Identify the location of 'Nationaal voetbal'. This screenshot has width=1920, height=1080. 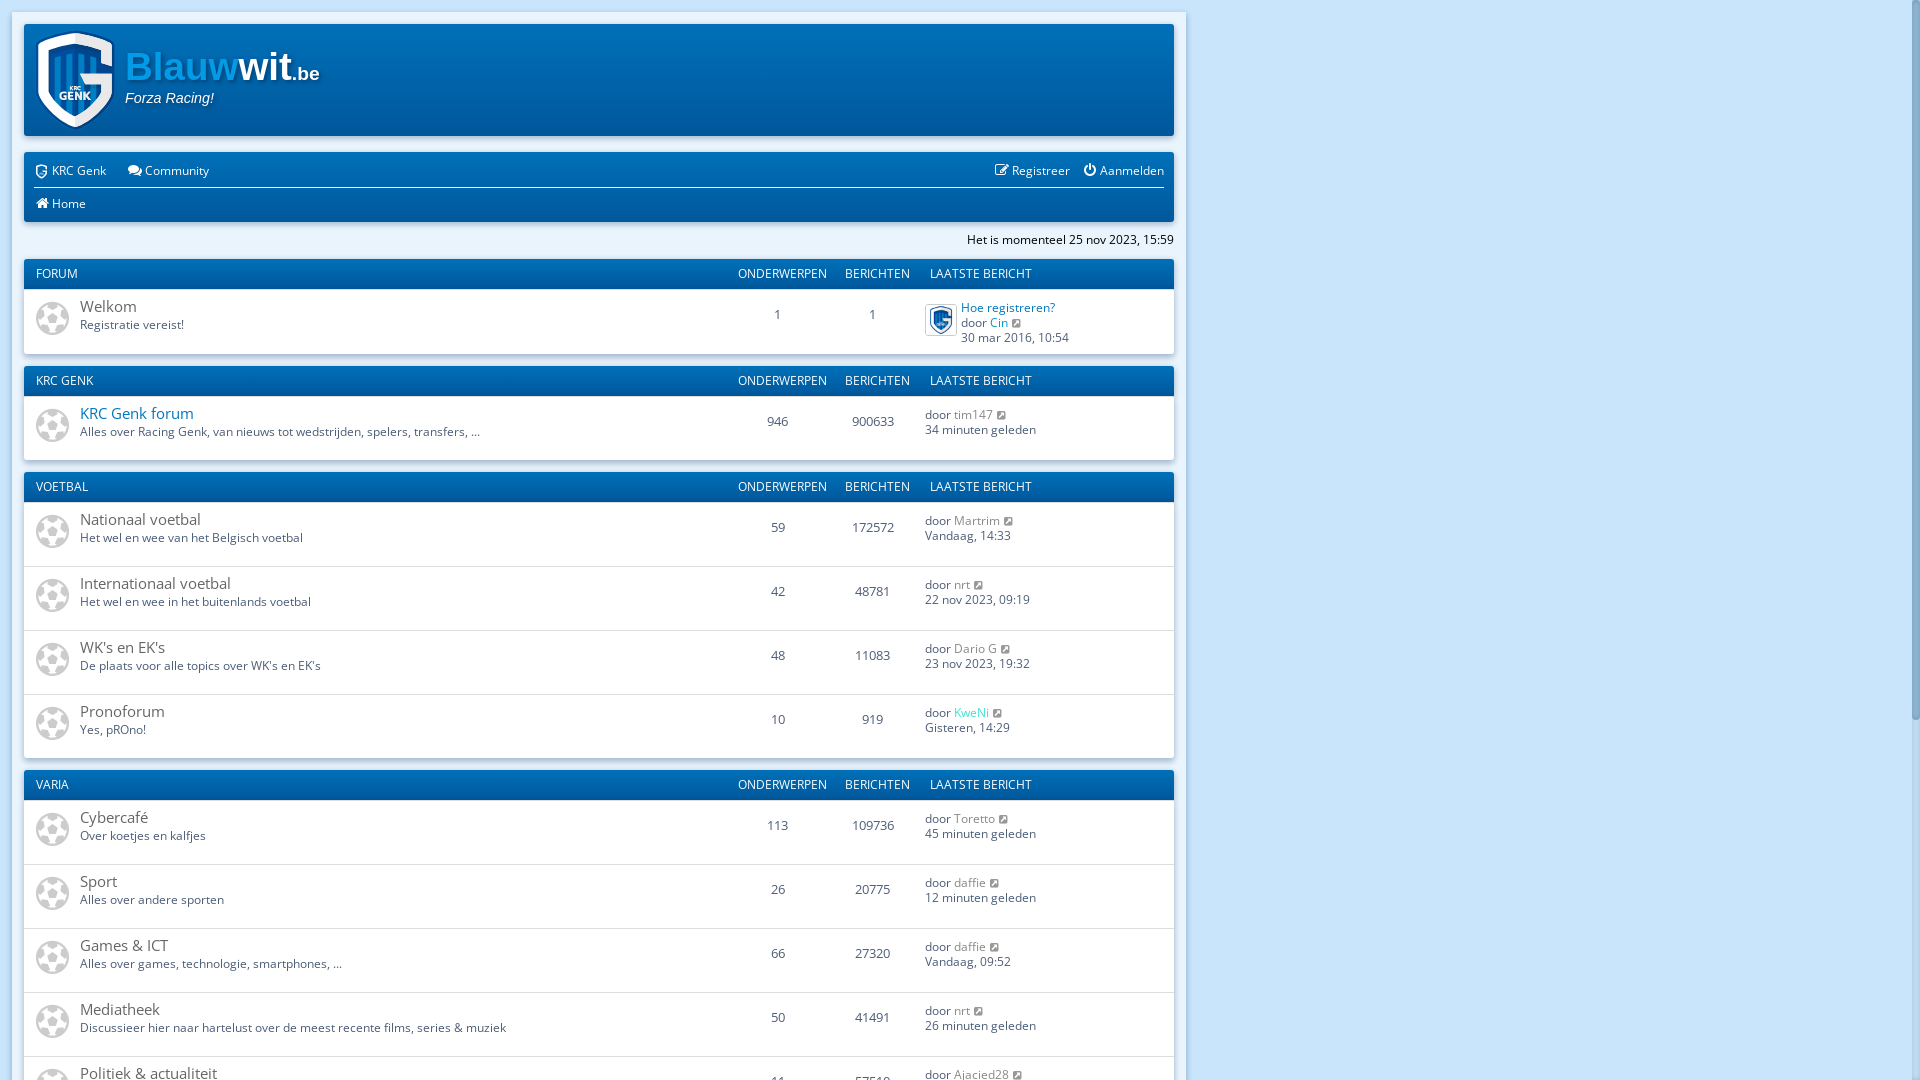
(80, 518).